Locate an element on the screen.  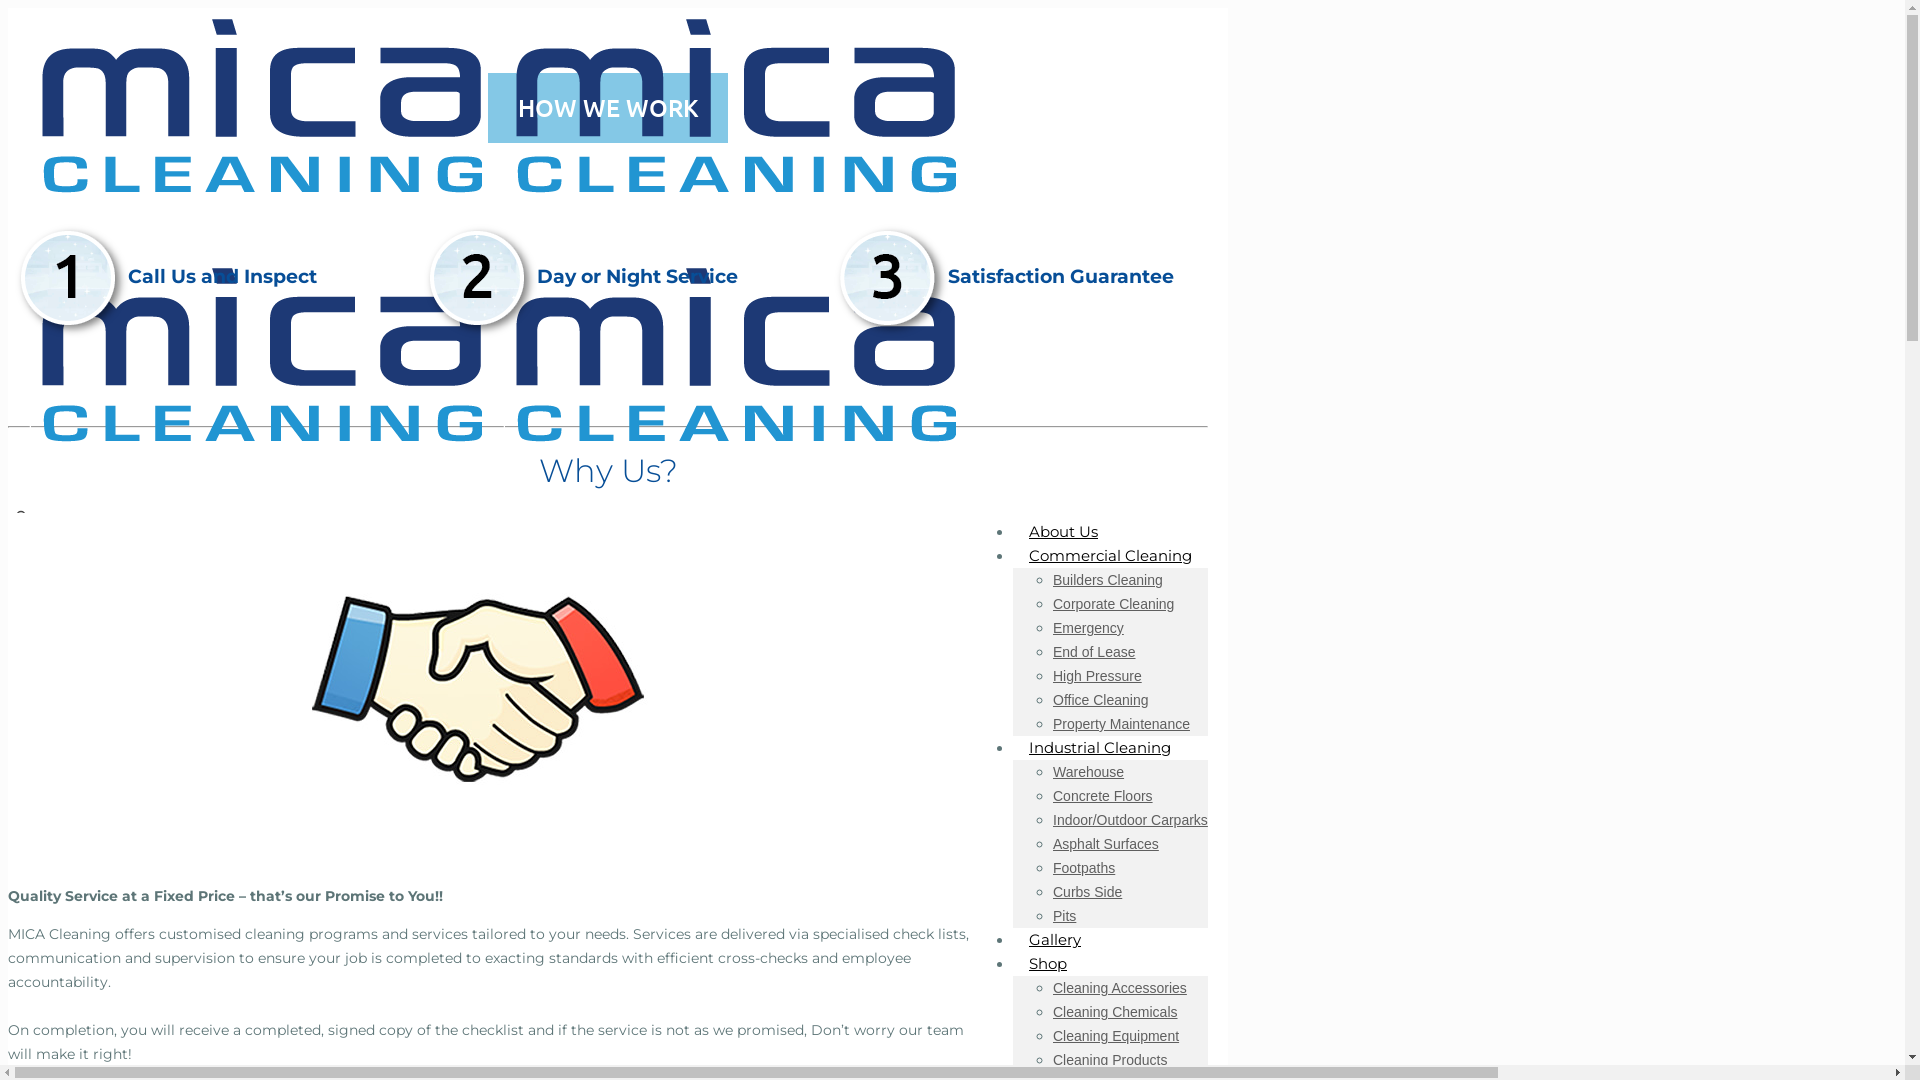
'High Pressure' is located at coordinates (1096, 675).